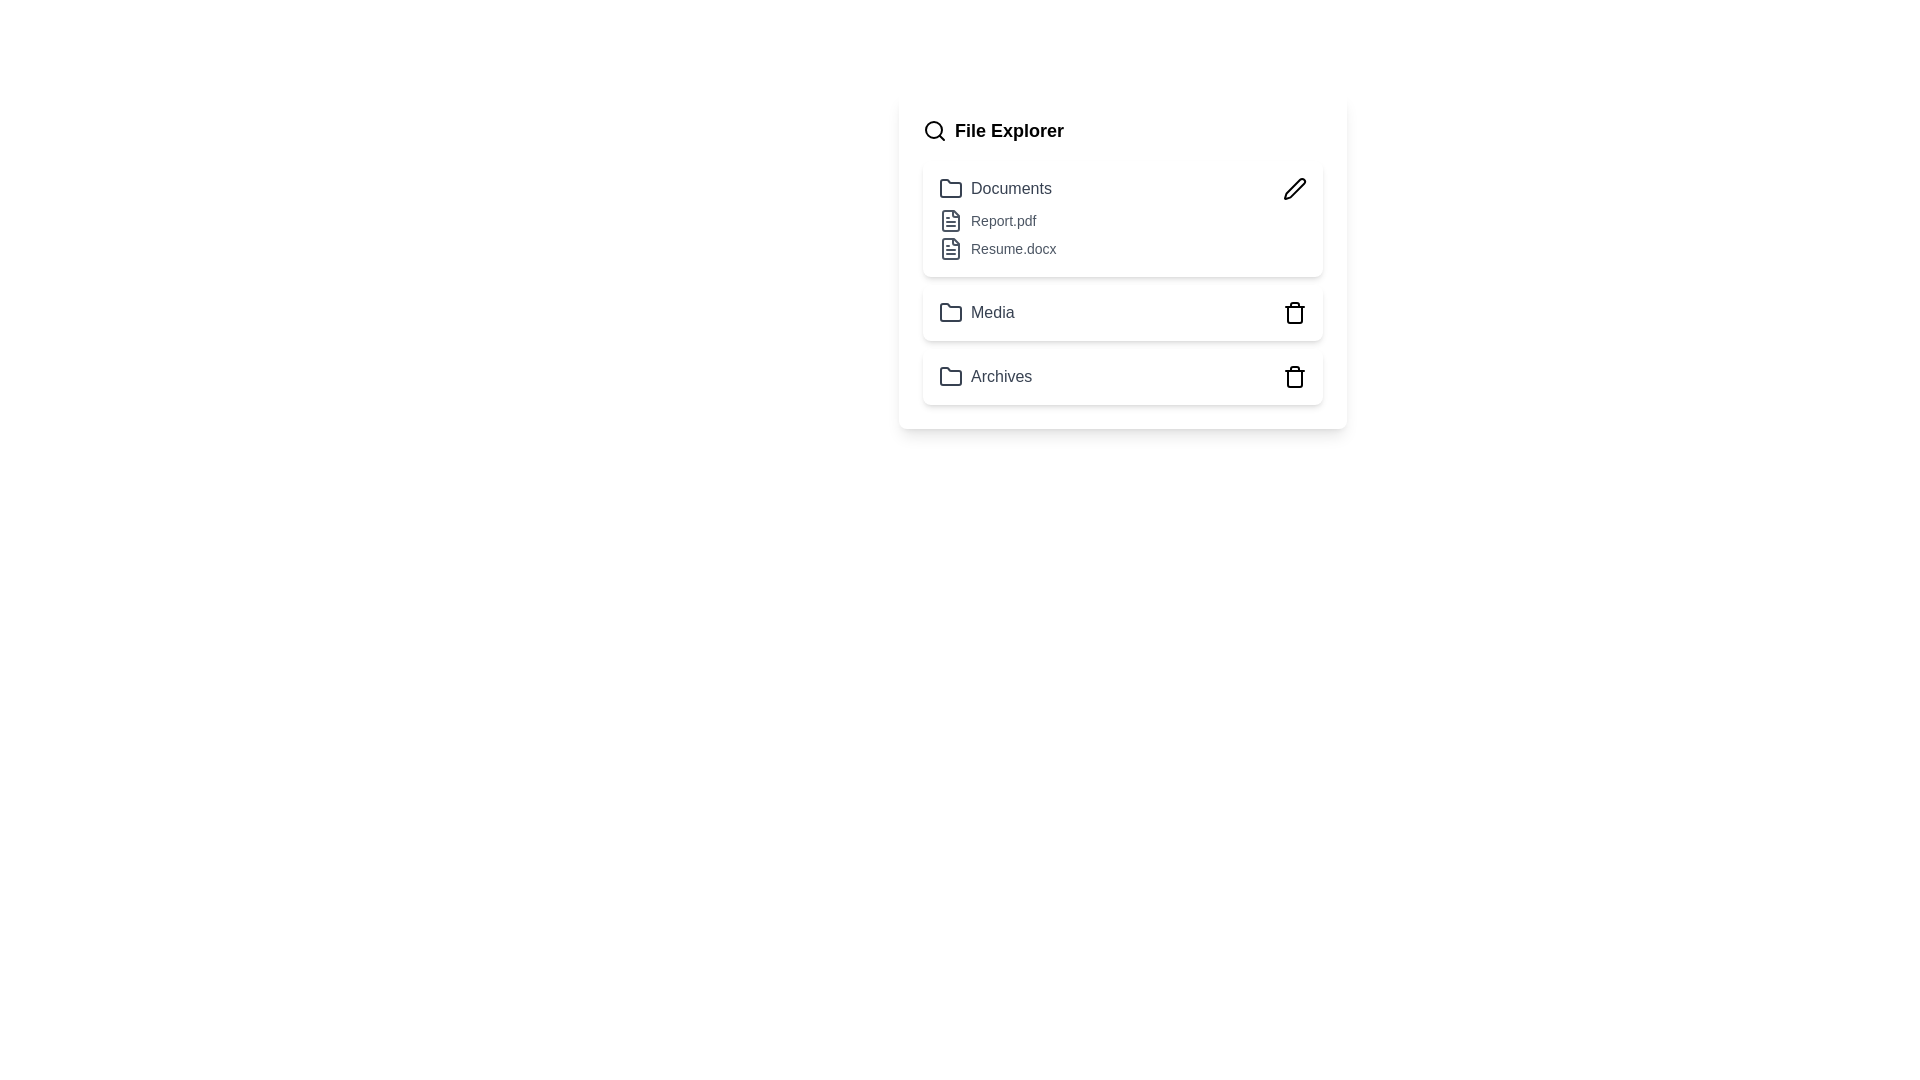 This screenshot has width=1920, height=1080. What do you see at coordinates (949, 188) in the screenshot?
I see `the folder-shaped icon adjacent to the 'Documents' label in the 'File Explorer' section` at bounding box center [949, 188].